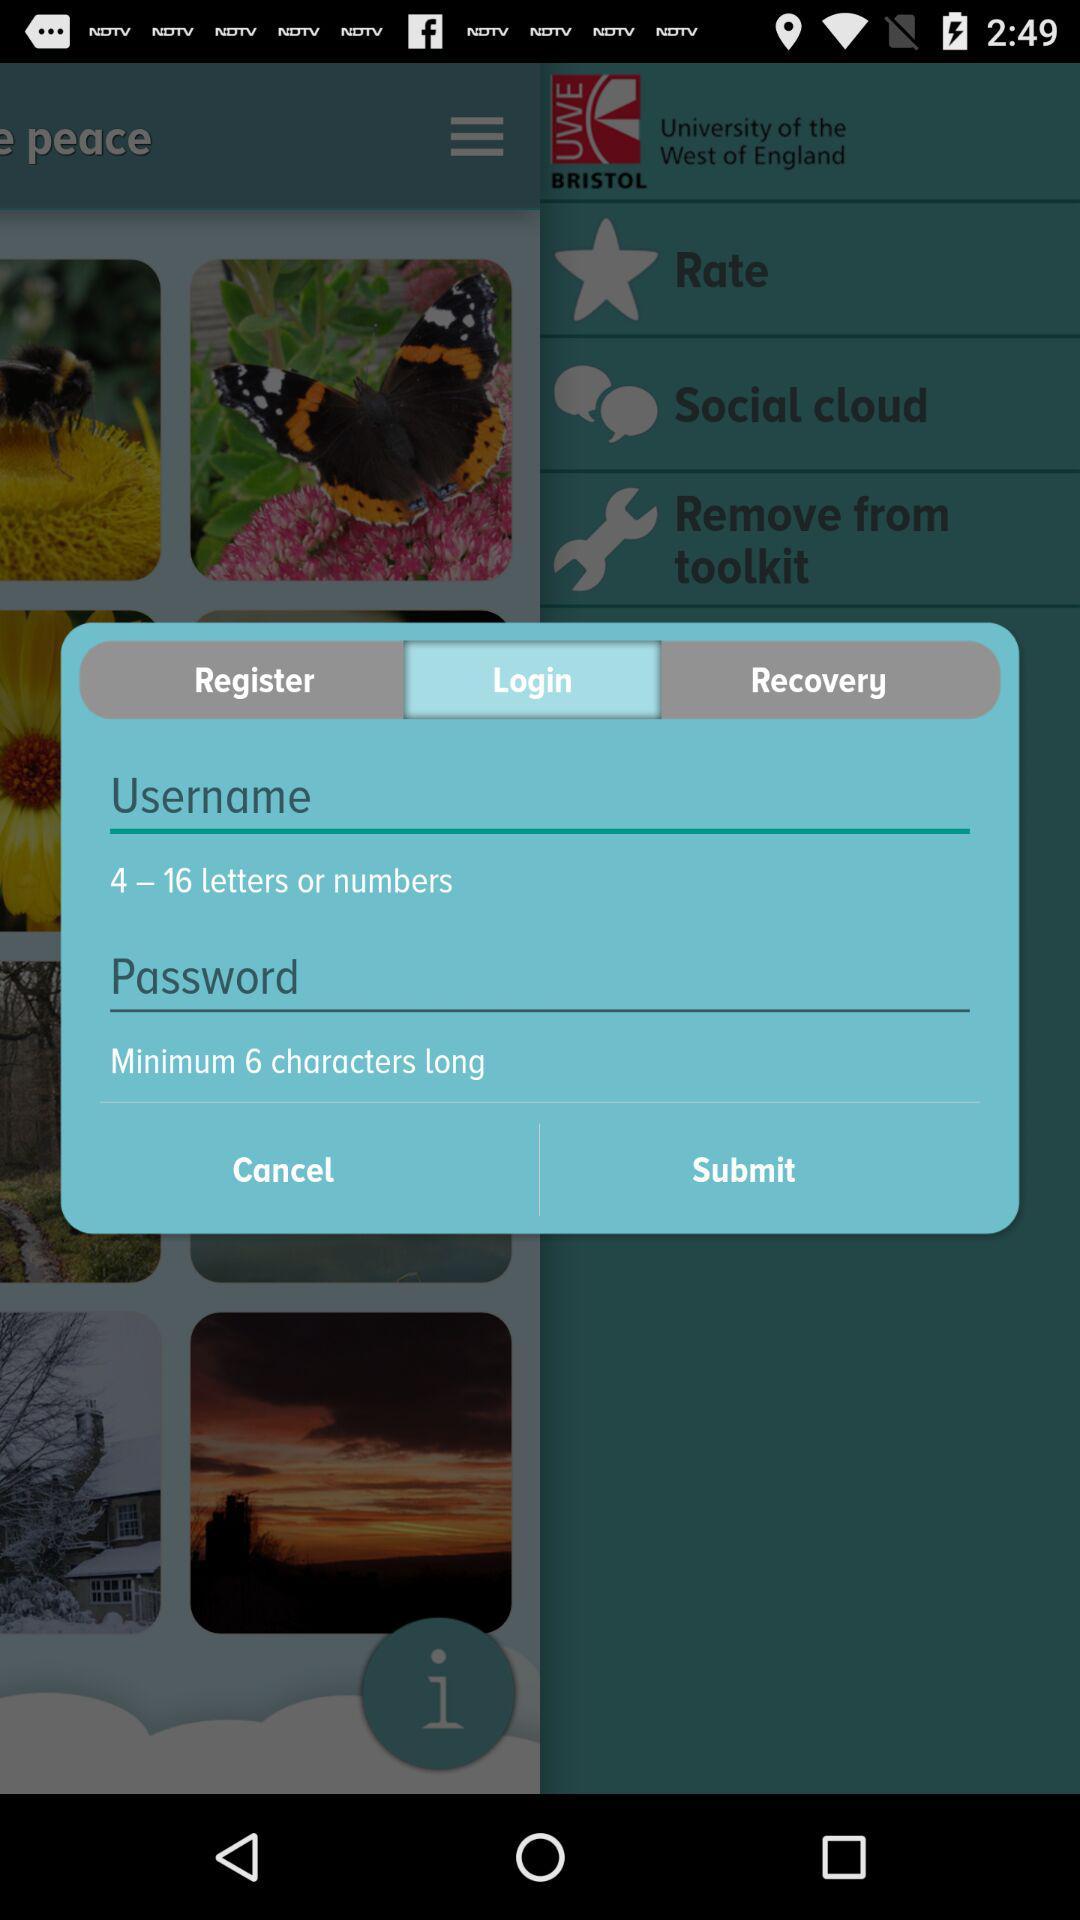 This screenshot has height=1920, width=1080. What do you see at coordinates (540, 976) in the screenshot?
I see `the icon below 4 16 letters` at bounding box center [540, 976].